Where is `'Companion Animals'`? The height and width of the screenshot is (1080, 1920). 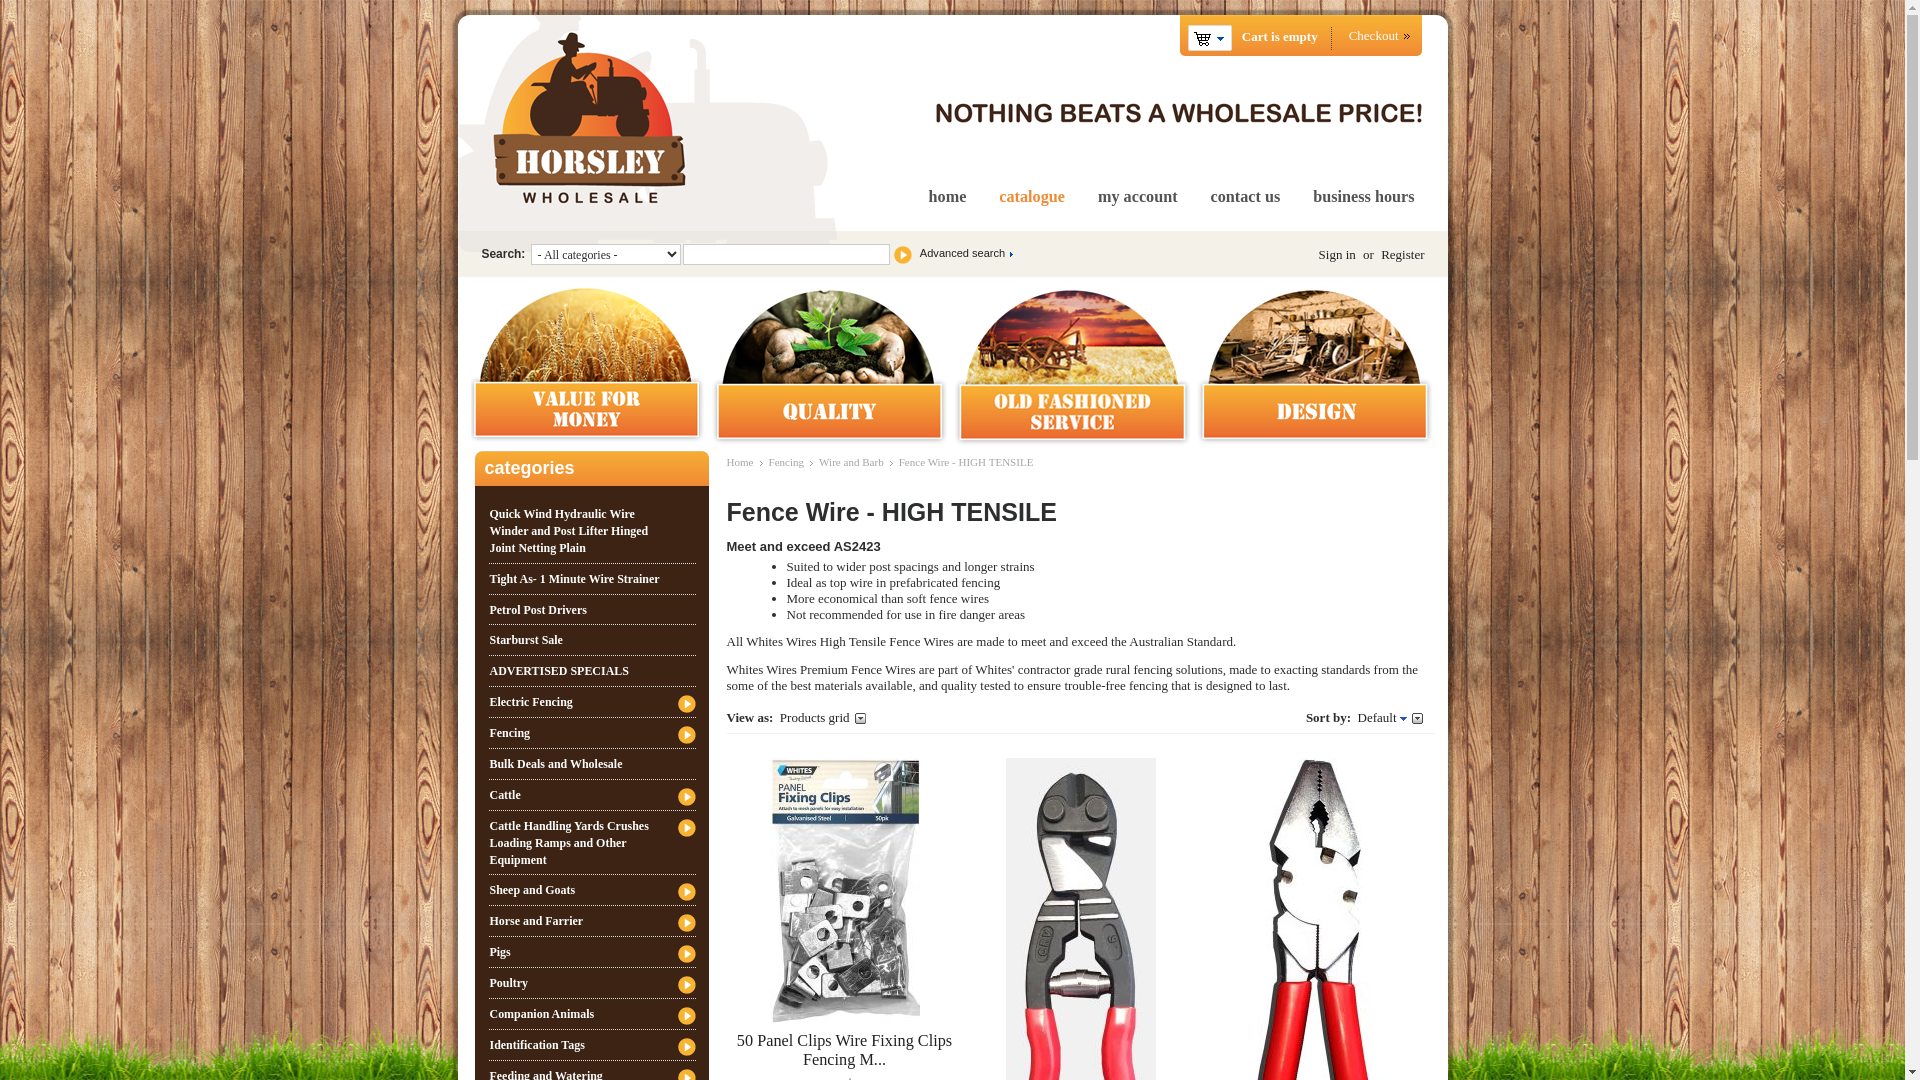 'Companion Animals' is located at coordinates (590, 1014).